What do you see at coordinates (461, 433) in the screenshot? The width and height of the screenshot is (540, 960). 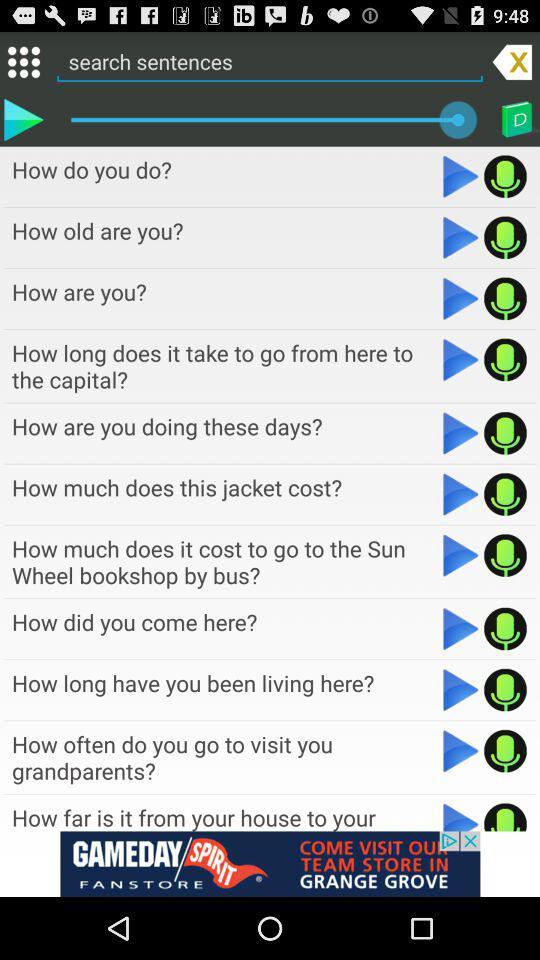 I see `option` at bounding box center [461, 433].